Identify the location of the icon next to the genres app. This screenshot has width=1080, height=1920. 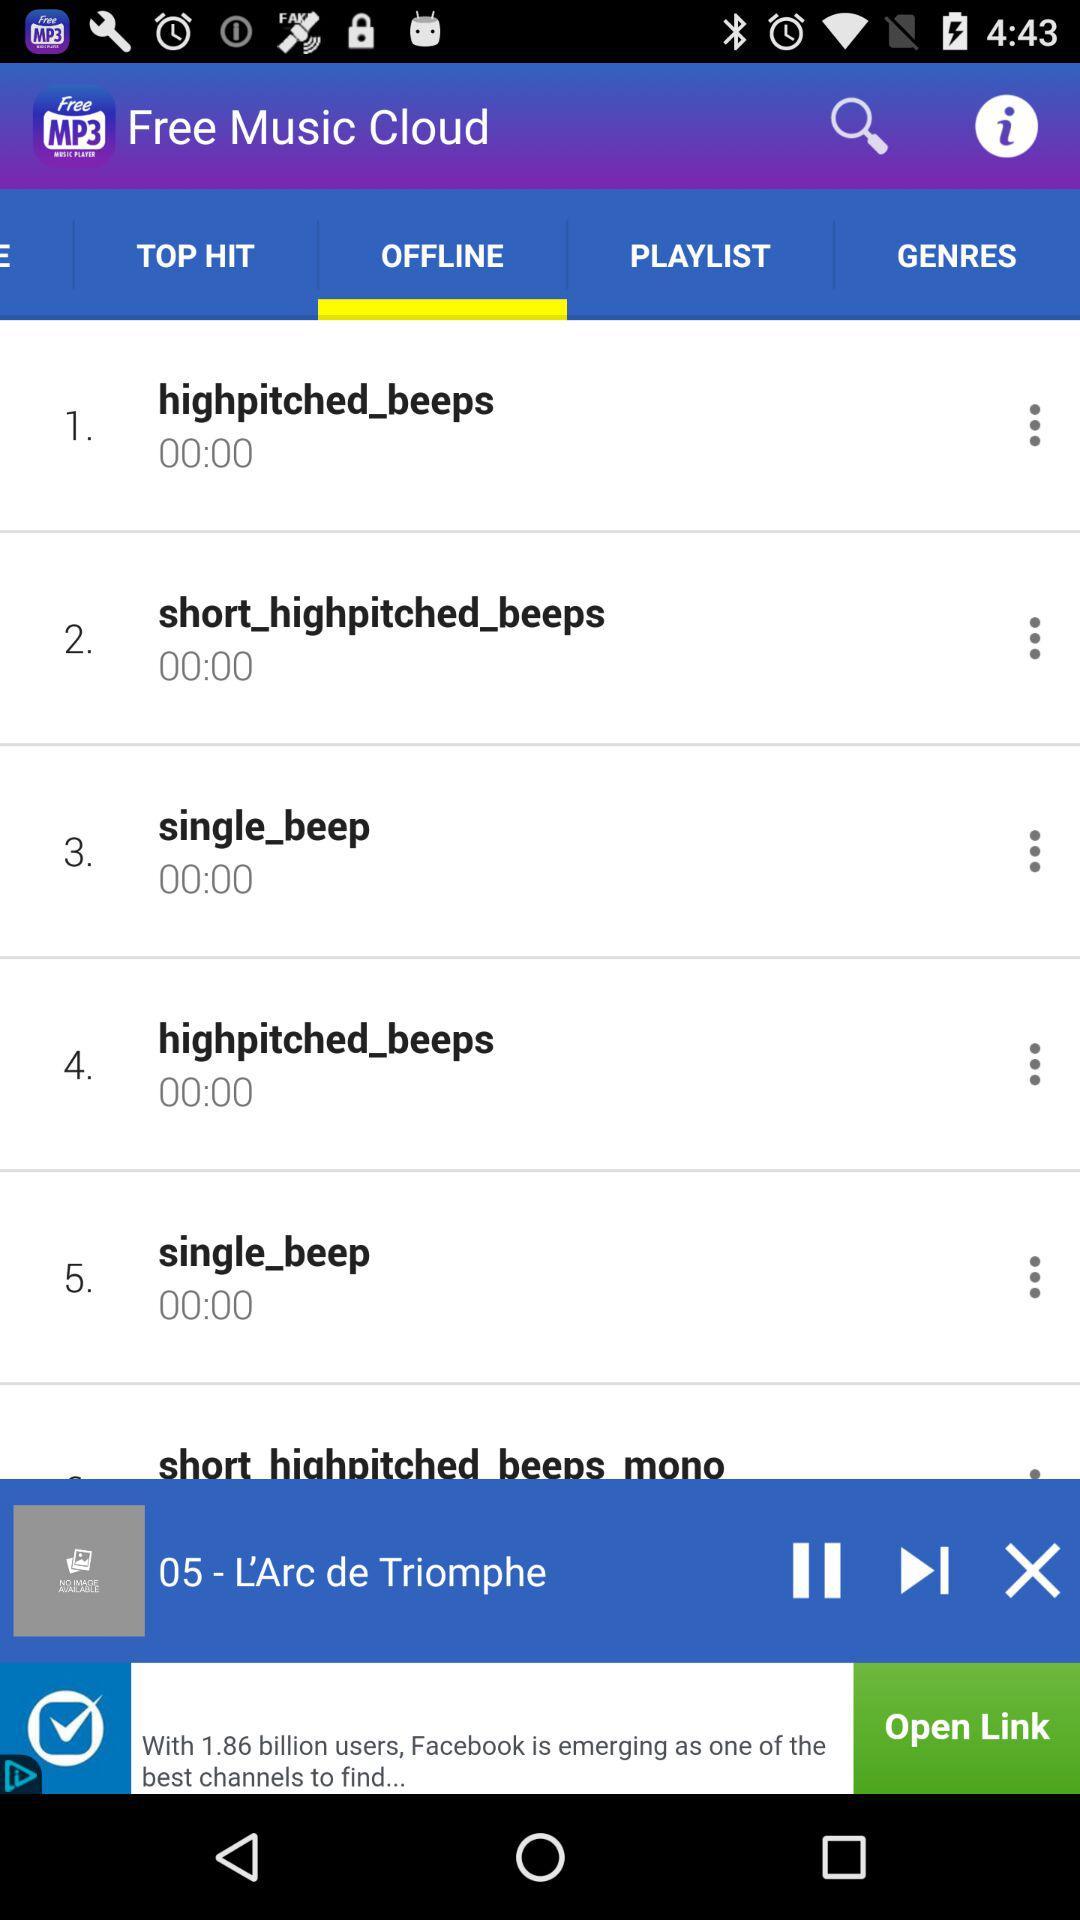
(699, 253).